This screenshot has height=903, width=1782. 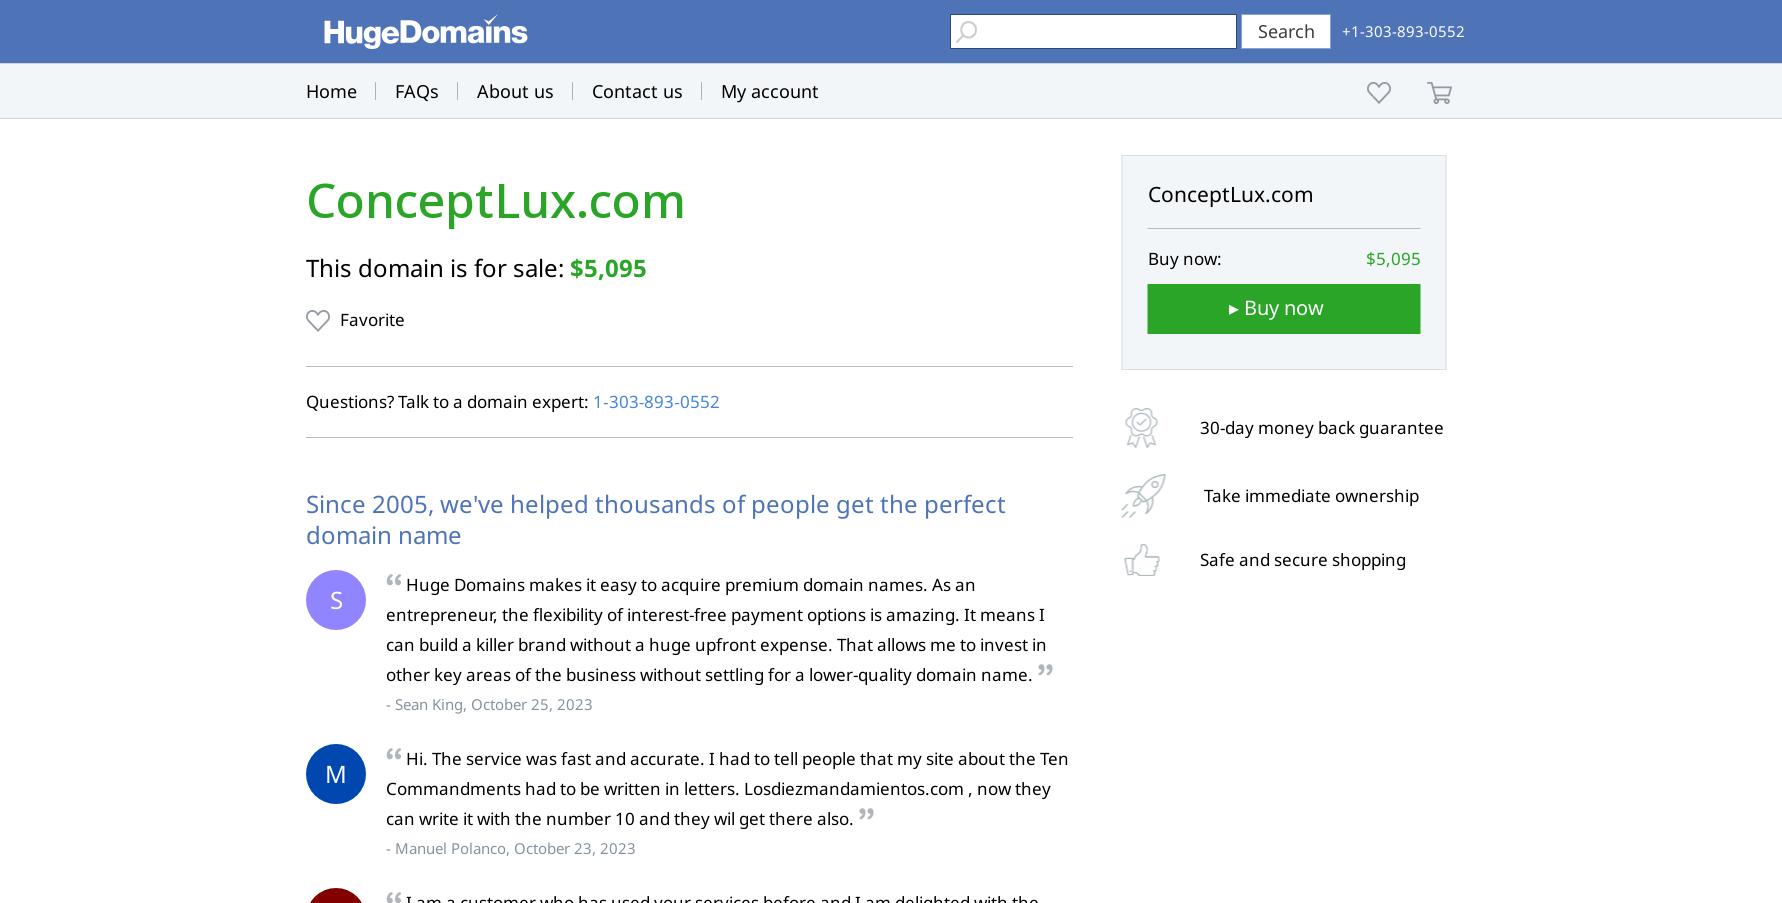 What do you see at coordinates (654, 400) in the screenshot?
I see `'1‑303‑893‑0552'` at bounding box center [654, 400].